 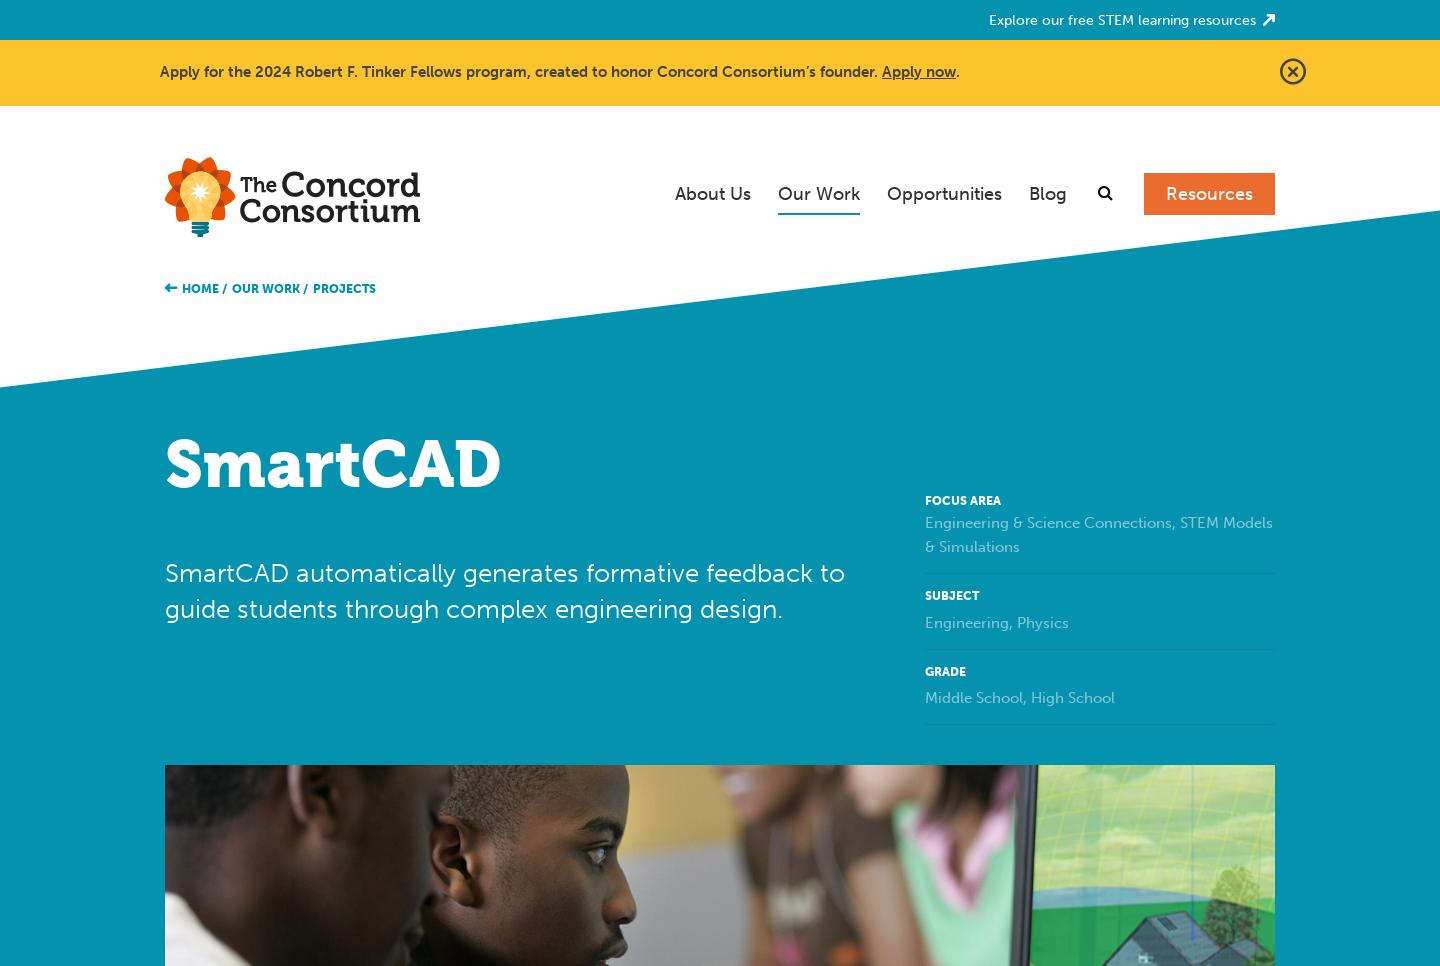 I want to click on 'Focus Areas', so click(x=839, y=255).